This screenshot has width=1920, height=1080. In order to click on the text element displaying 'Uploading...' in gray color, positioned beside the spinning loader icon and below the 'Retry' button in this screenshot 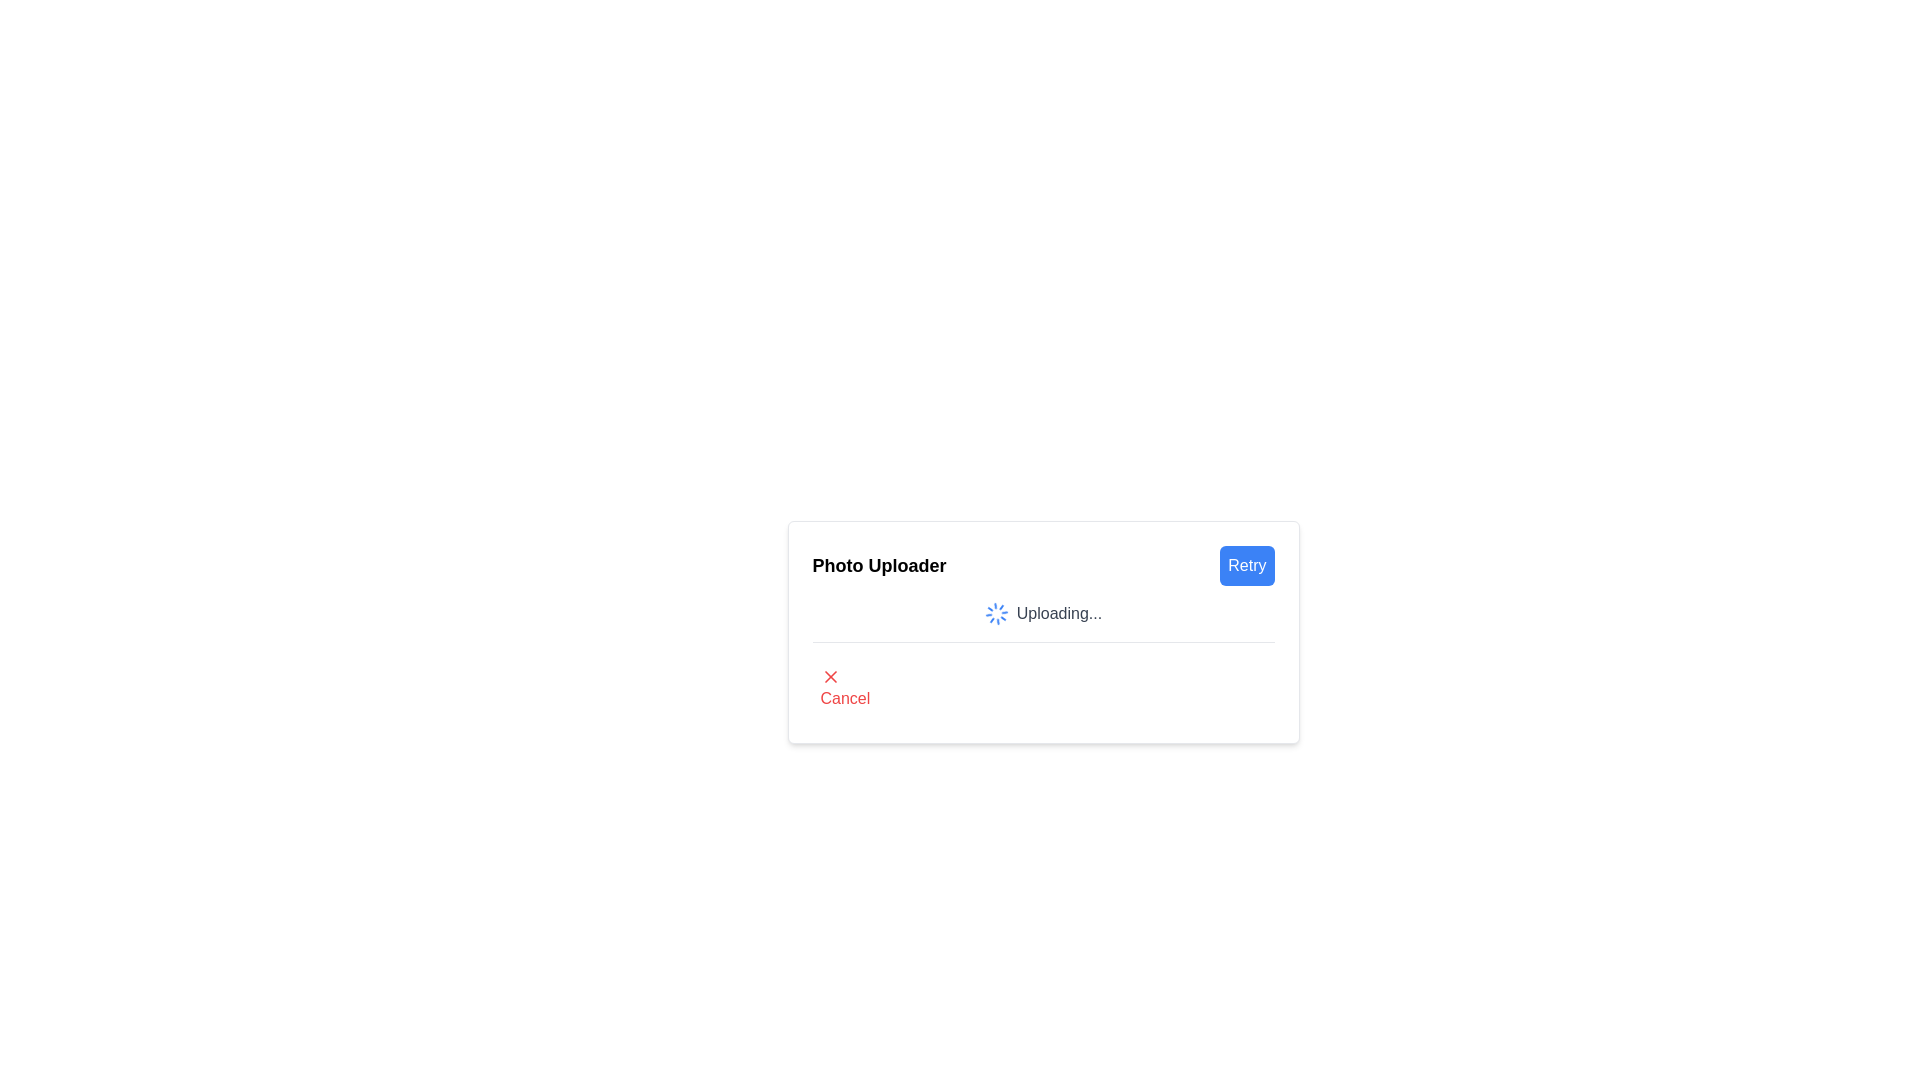, I will do `click(1058, 612)`.